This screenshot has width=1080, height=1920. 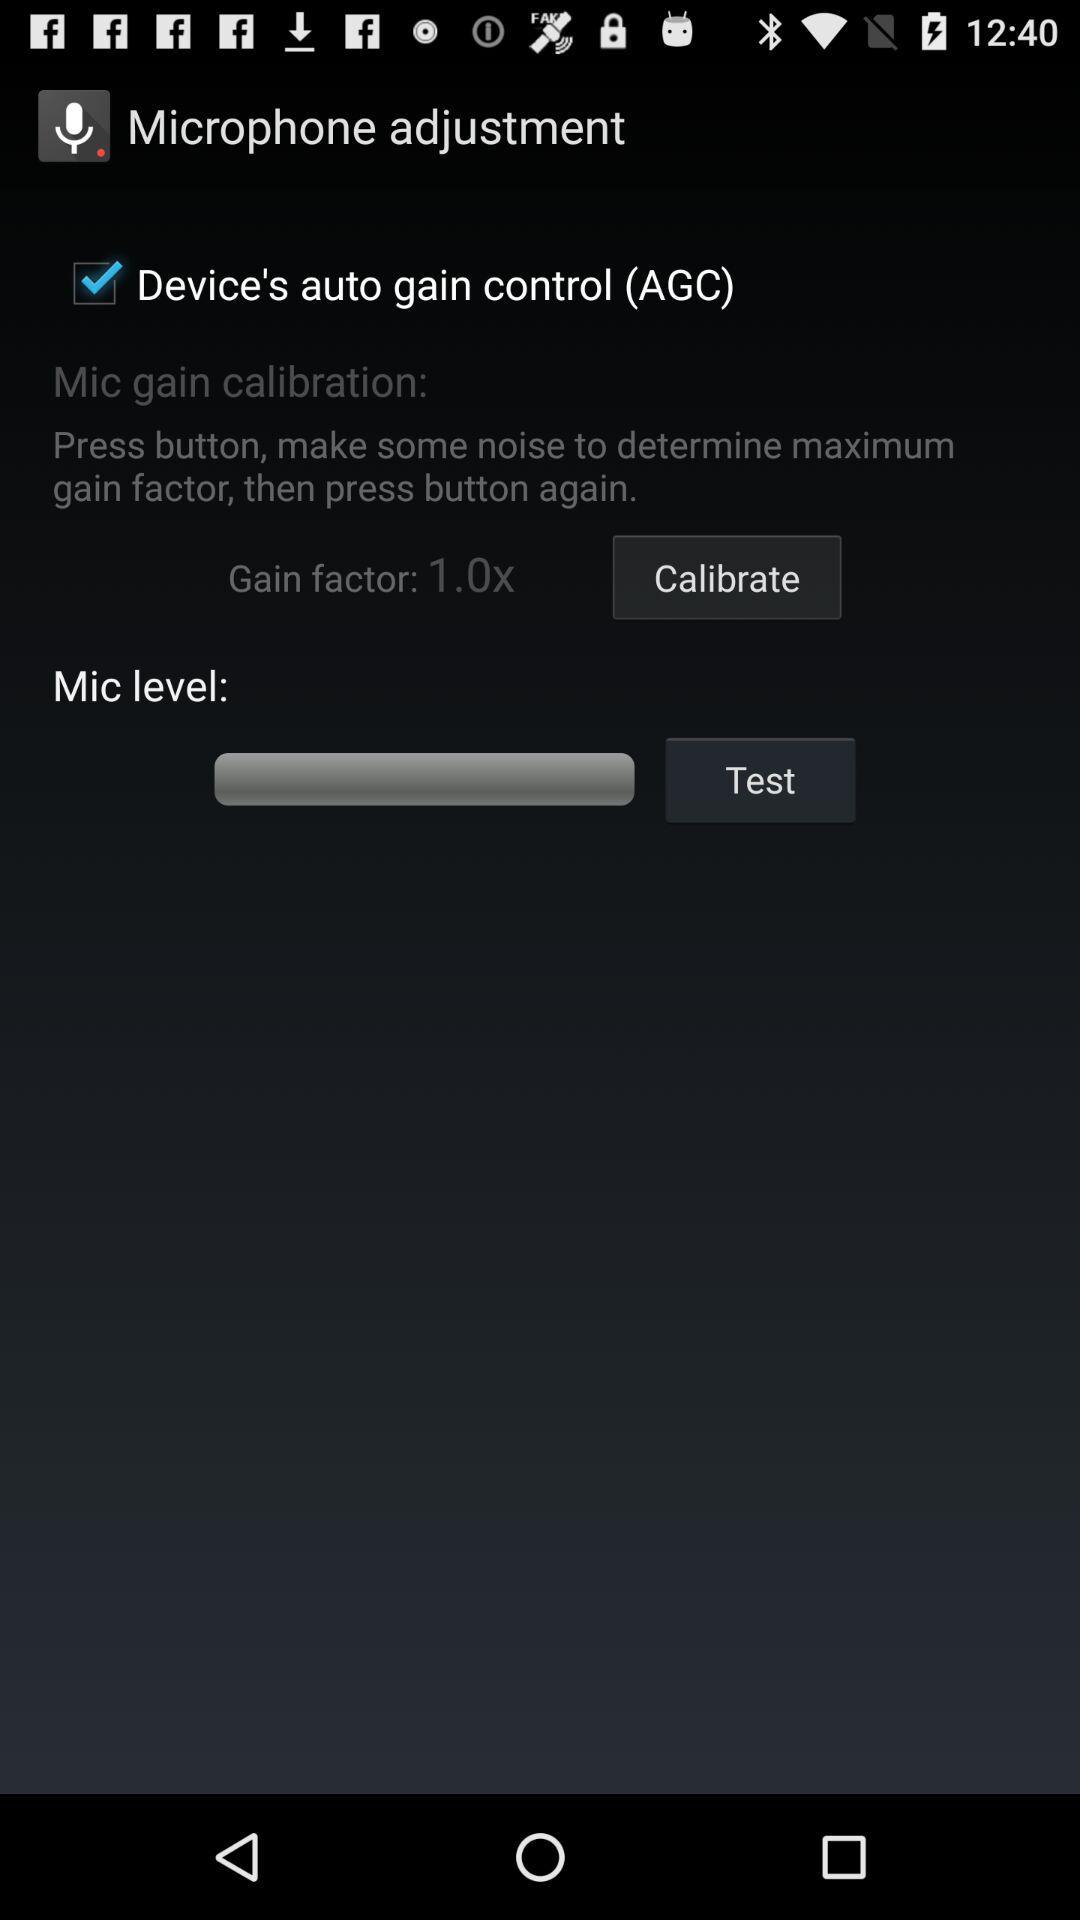 I want to click on icon to the right of the 1.0x app, so click(x=727, y=576).